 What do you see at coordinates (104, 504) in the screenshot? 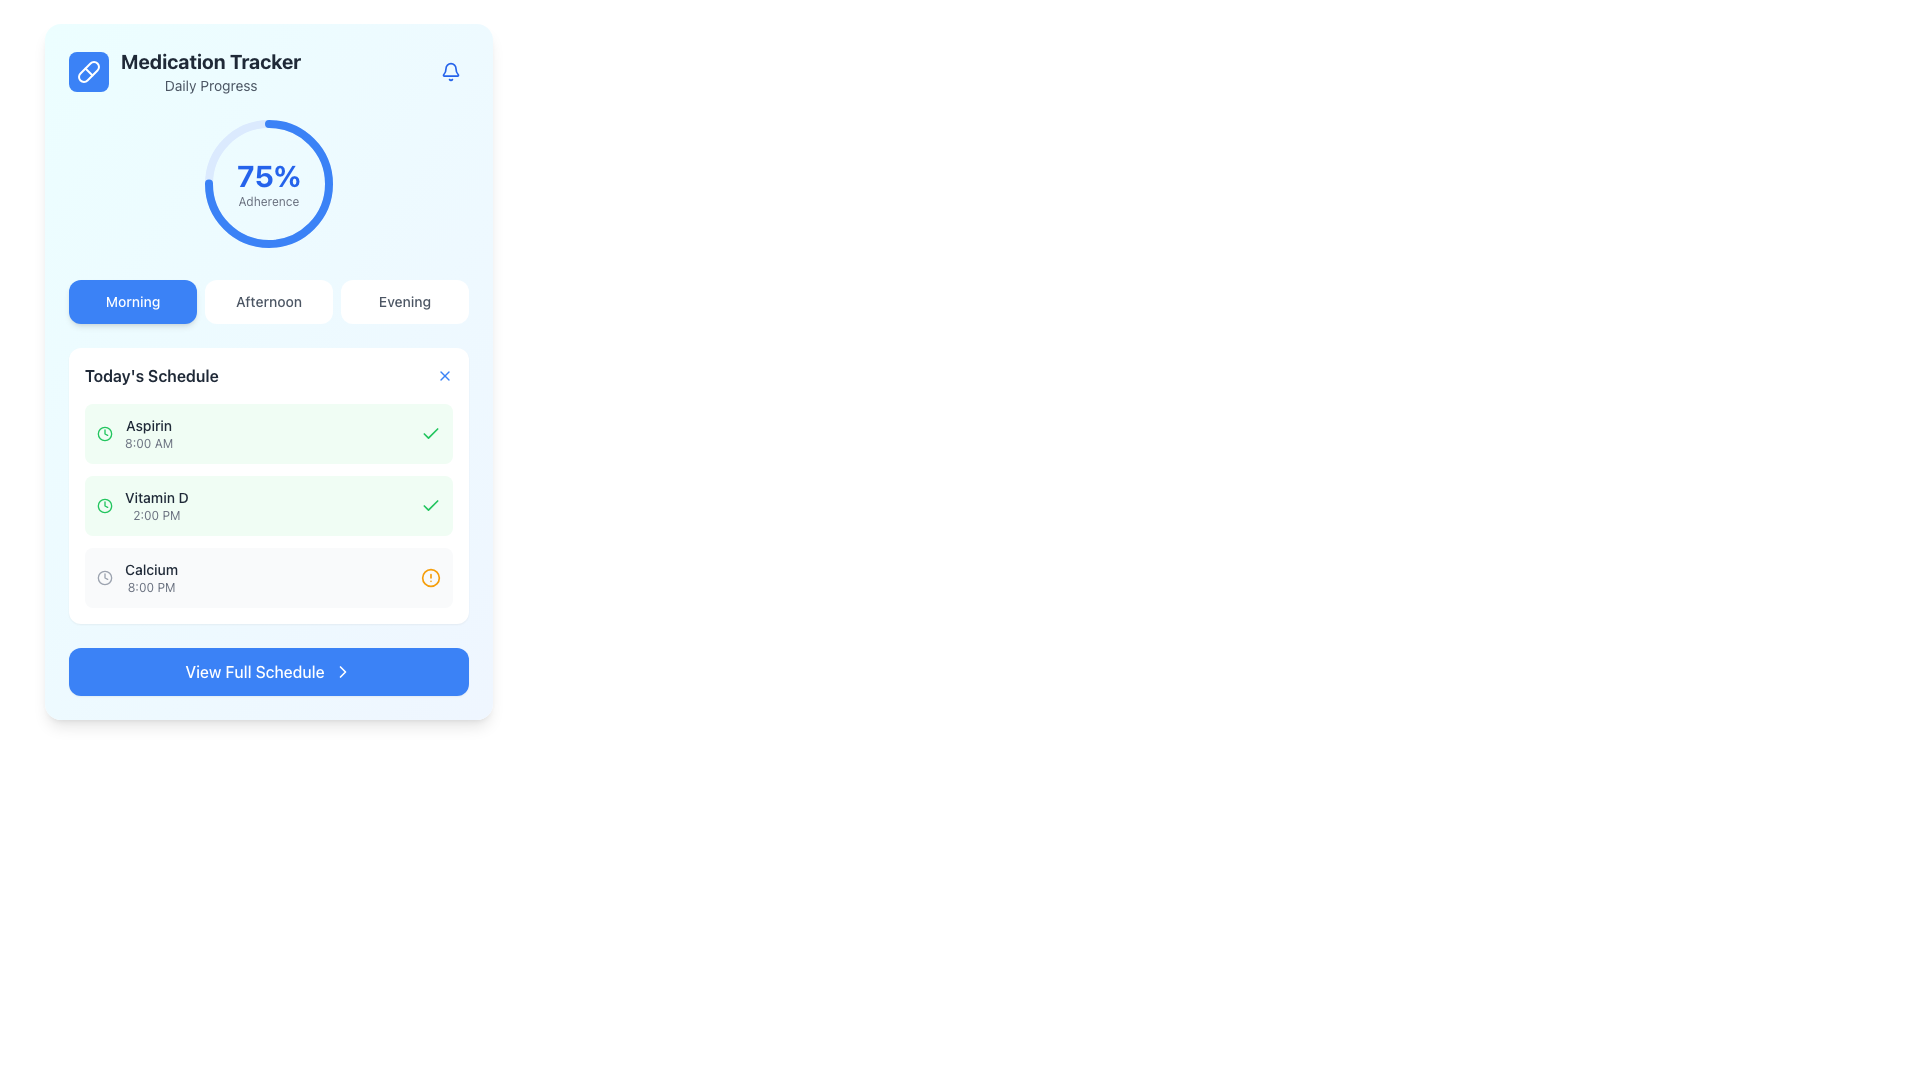
I see `the clock icon that visually conveys the time information next to the text 'Vitamin D 2:00 PM' in the schedule list` at bounding box center [104, 504].